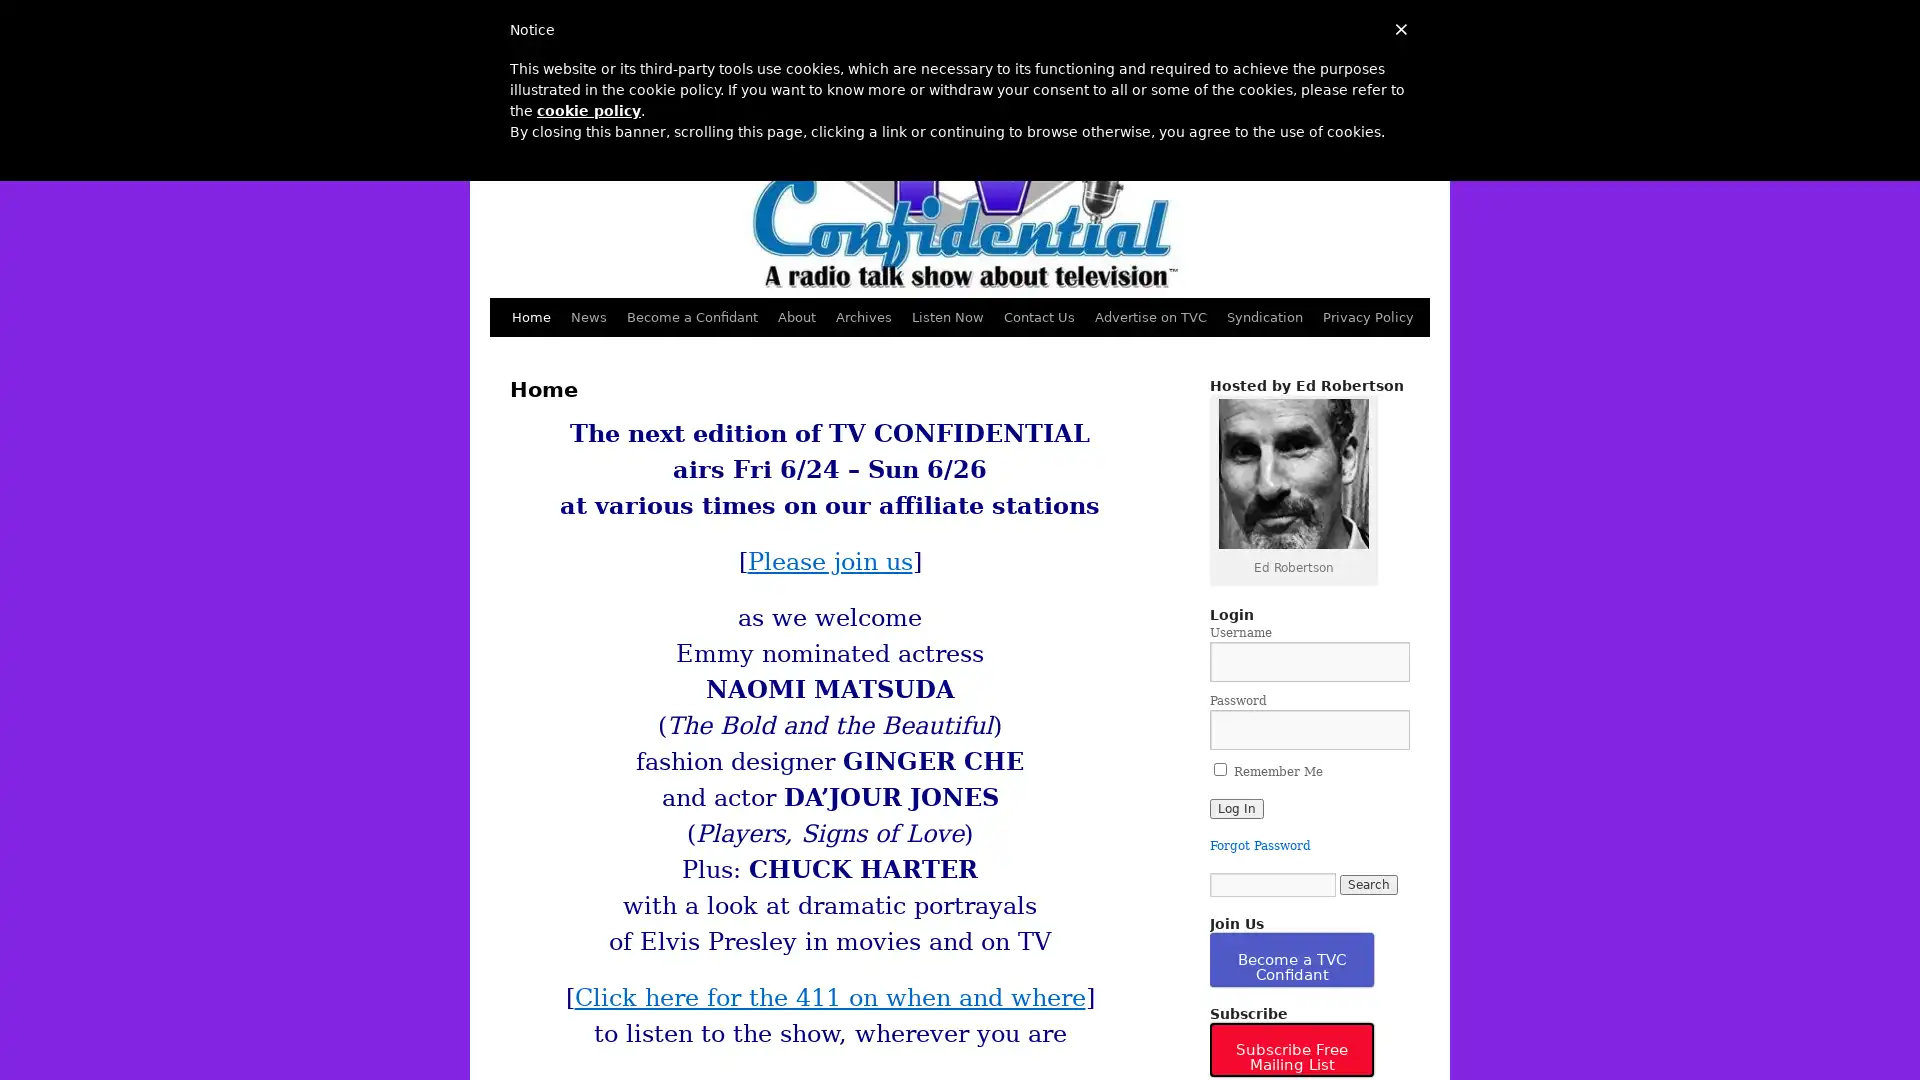  Describe the element at coordinates (1236, 808) in the screenshot. I see `Log In` at that location.